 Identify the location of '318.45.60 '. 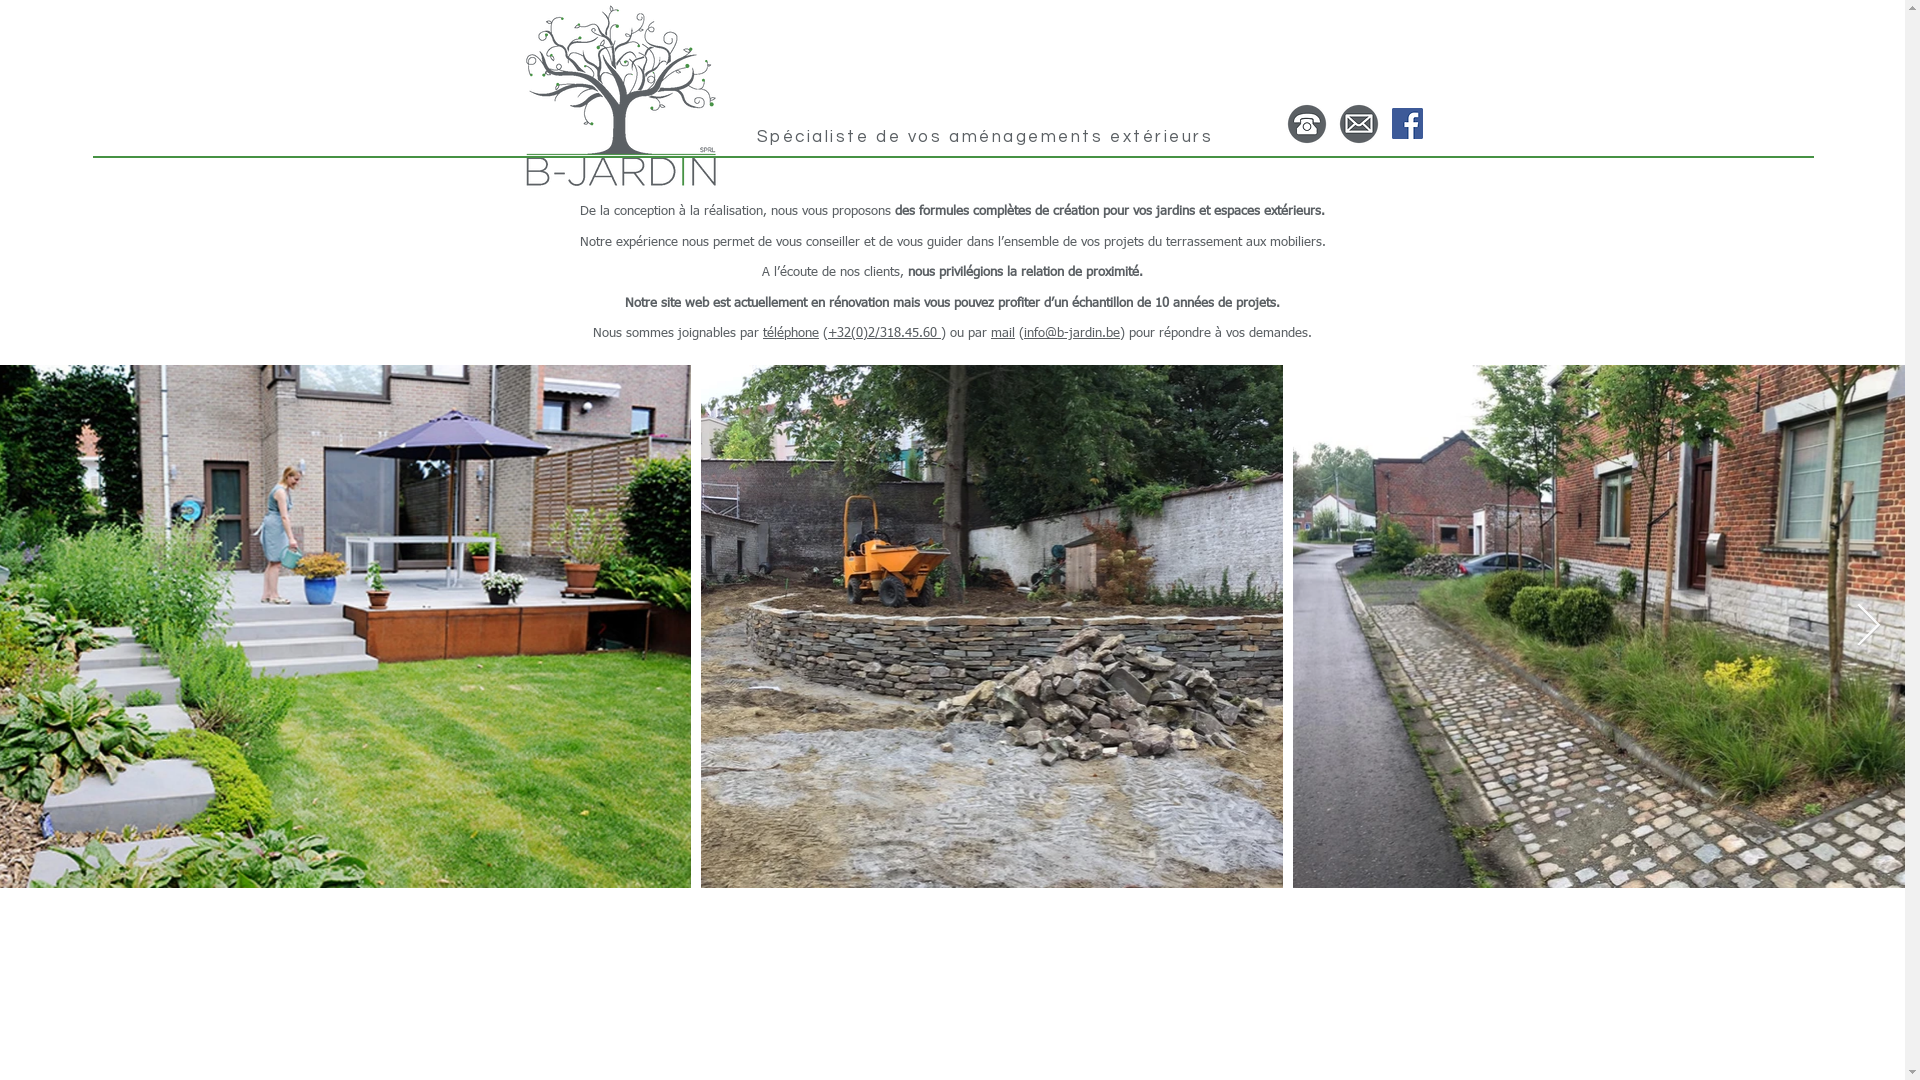
(909, 332).